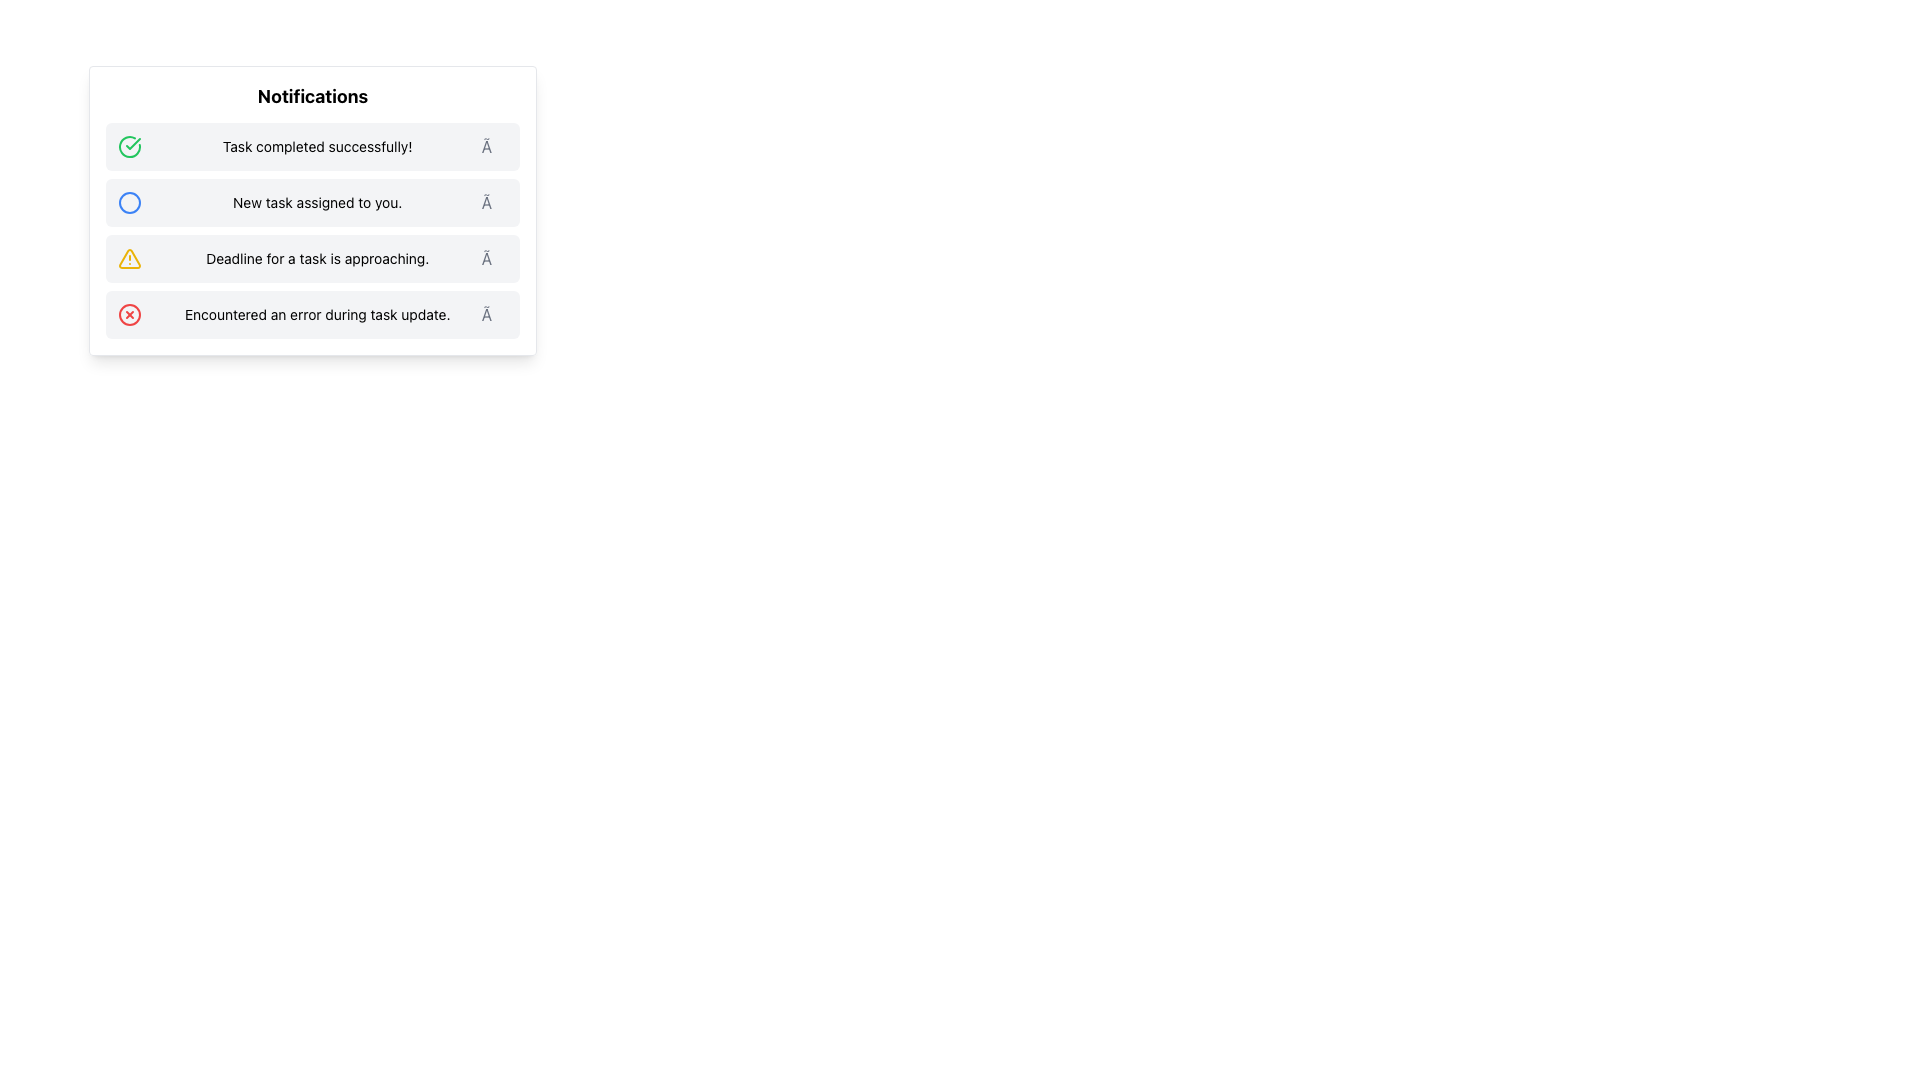 The height and width of the screenshot is (1080, 1920). What do you see at coordinates (128, 257) in the screenshot?
I see `the warning notification icon located in the third row of the notifications list, adjacent to the message 'Deadline for a task is approaching.'` at bounding box center [128, 257].